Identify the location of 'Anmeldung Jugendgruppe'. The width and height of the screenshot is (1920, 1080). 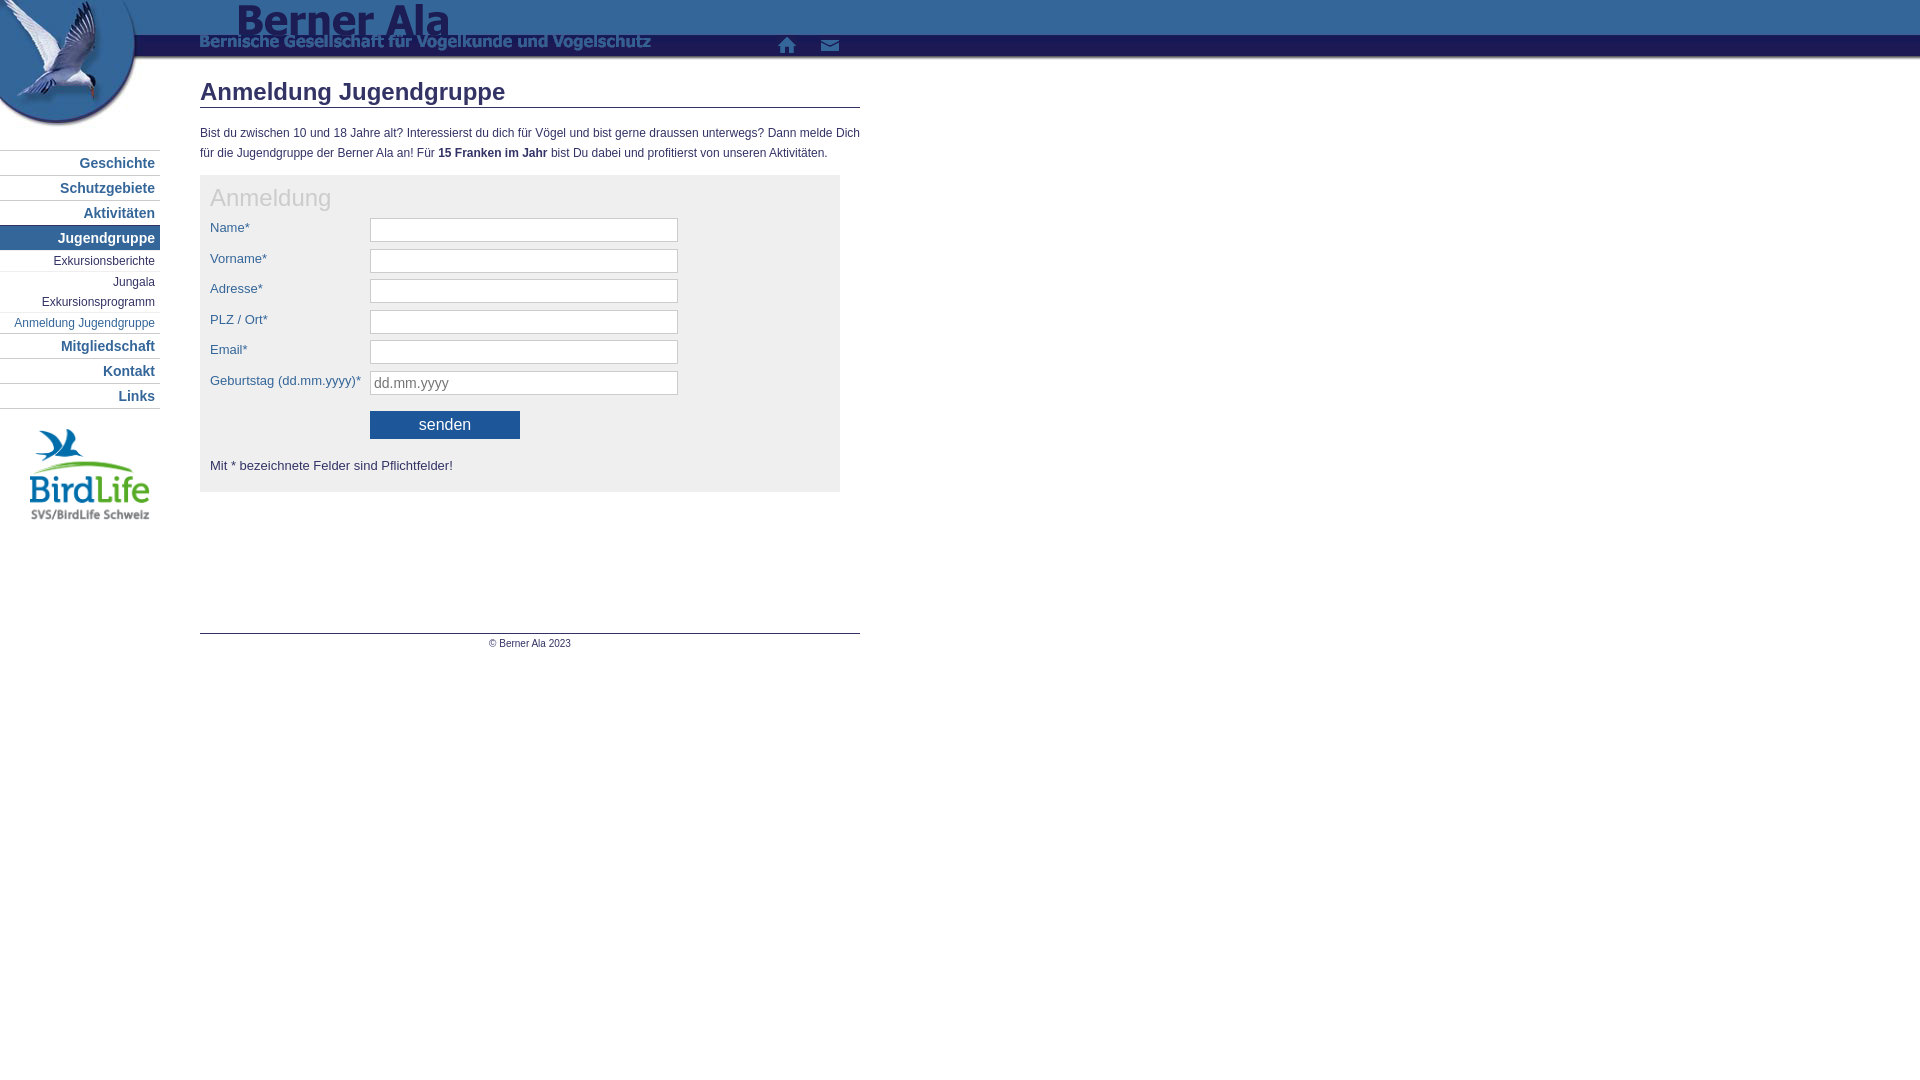
(80, 322).